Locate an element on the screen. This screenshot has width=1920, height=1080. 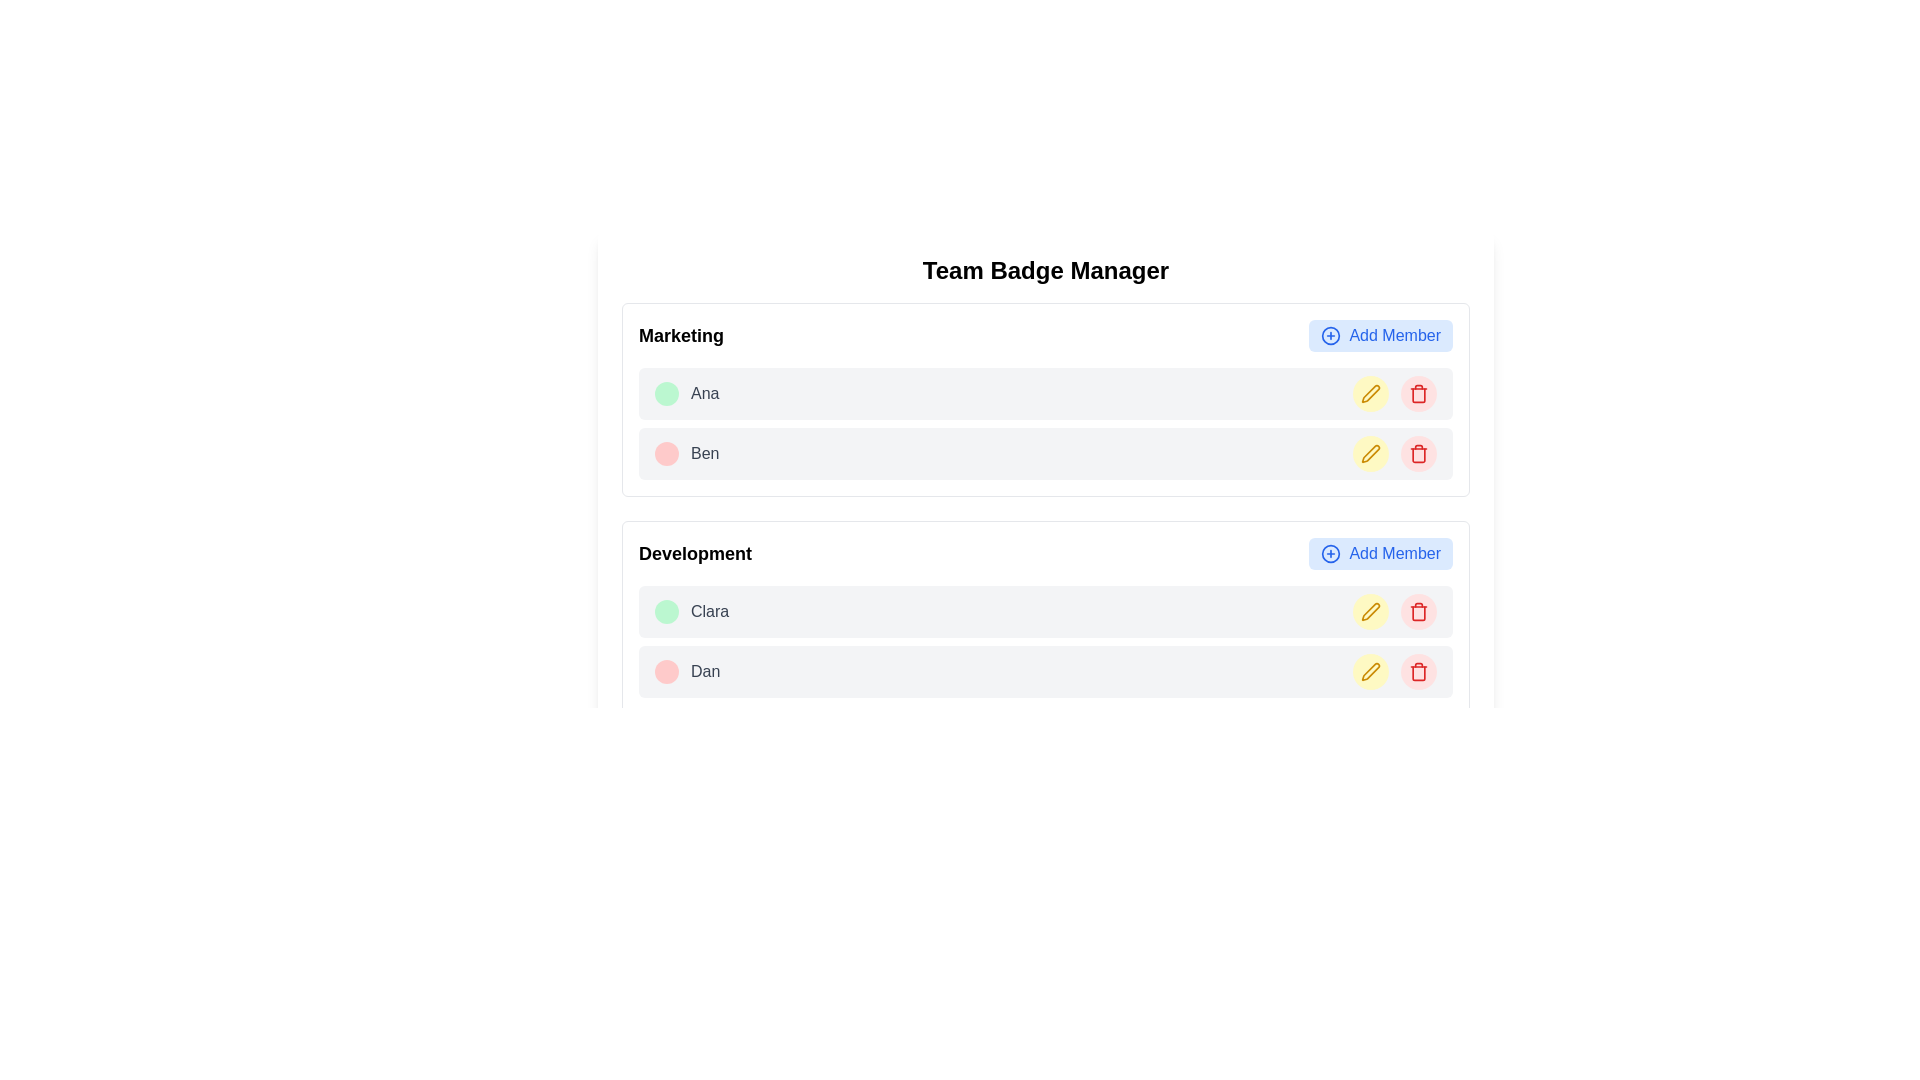
the text label displaying 'Ana' in gray color located in the 'Marketing' section of the page is located at coordinates (705, 393).